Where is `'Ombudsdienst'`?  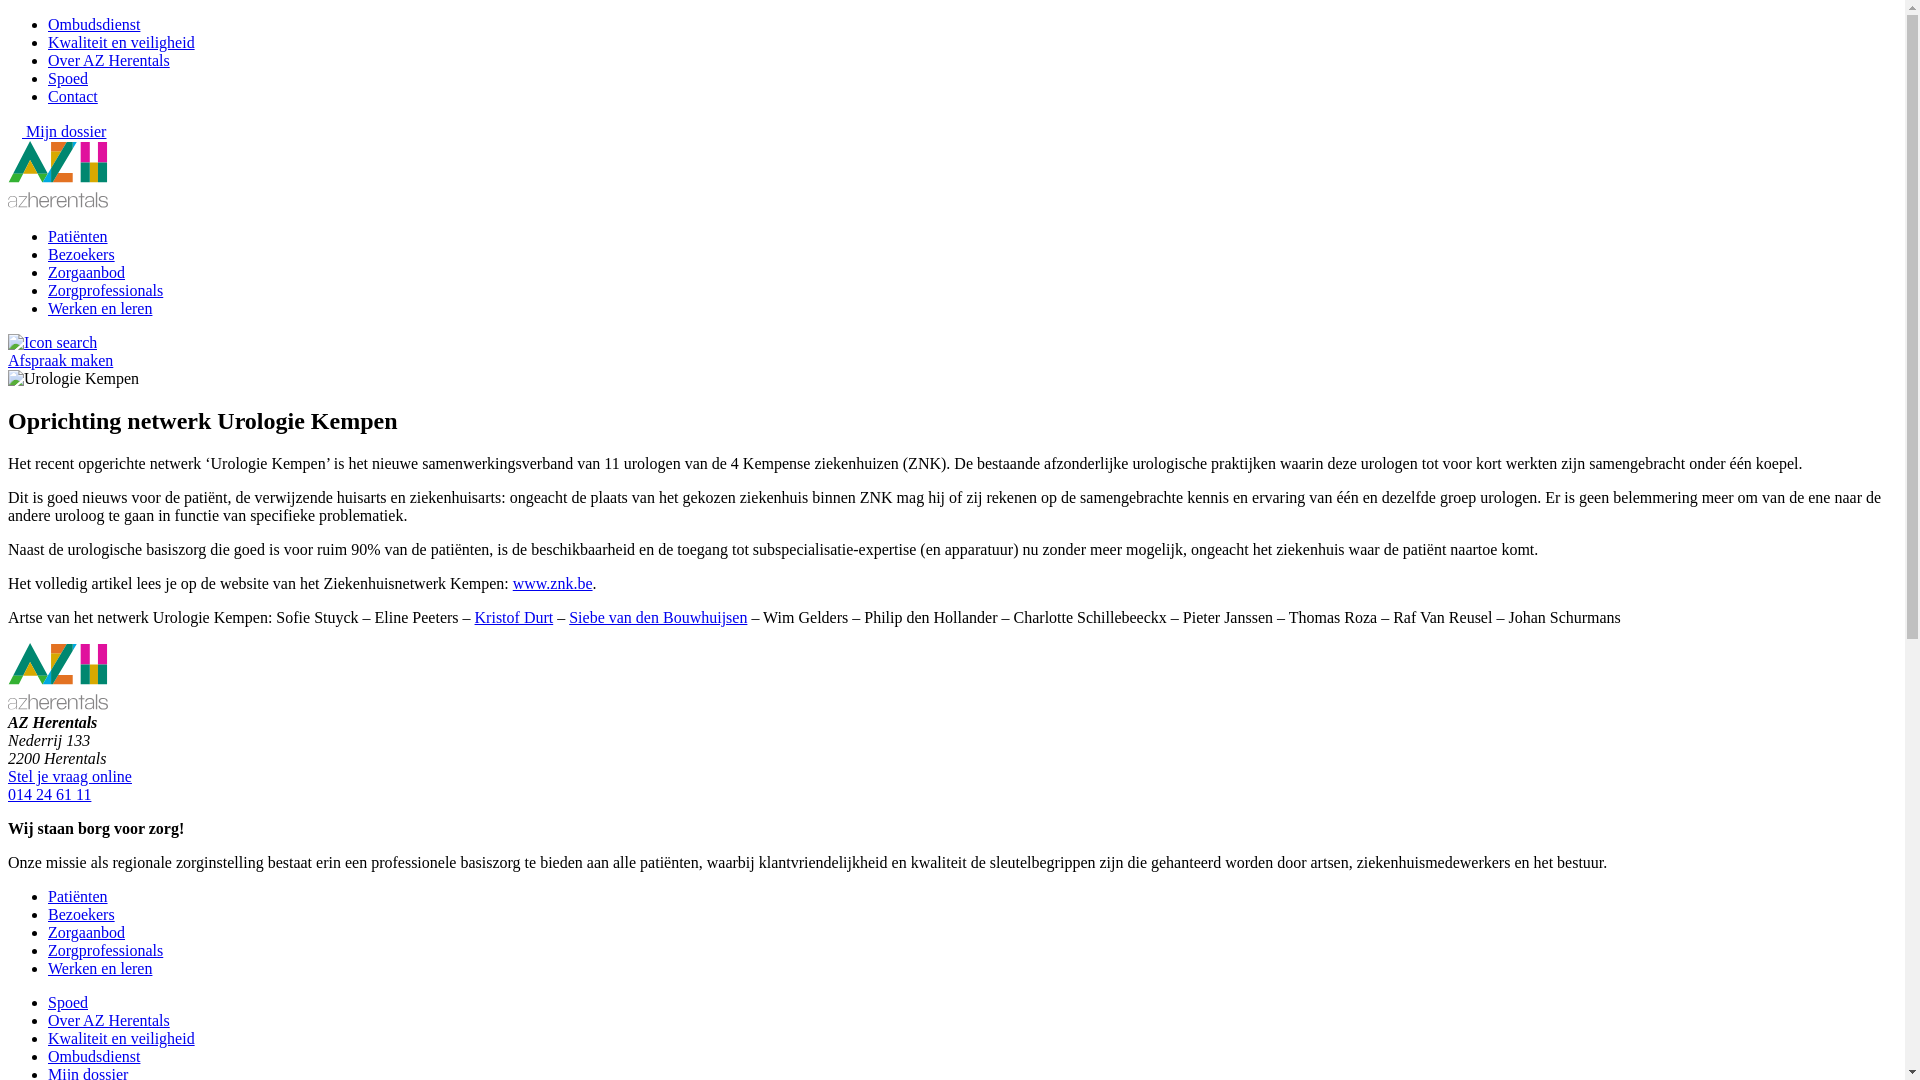 'Ombudsdienst' is located at coordinates (93, 24).